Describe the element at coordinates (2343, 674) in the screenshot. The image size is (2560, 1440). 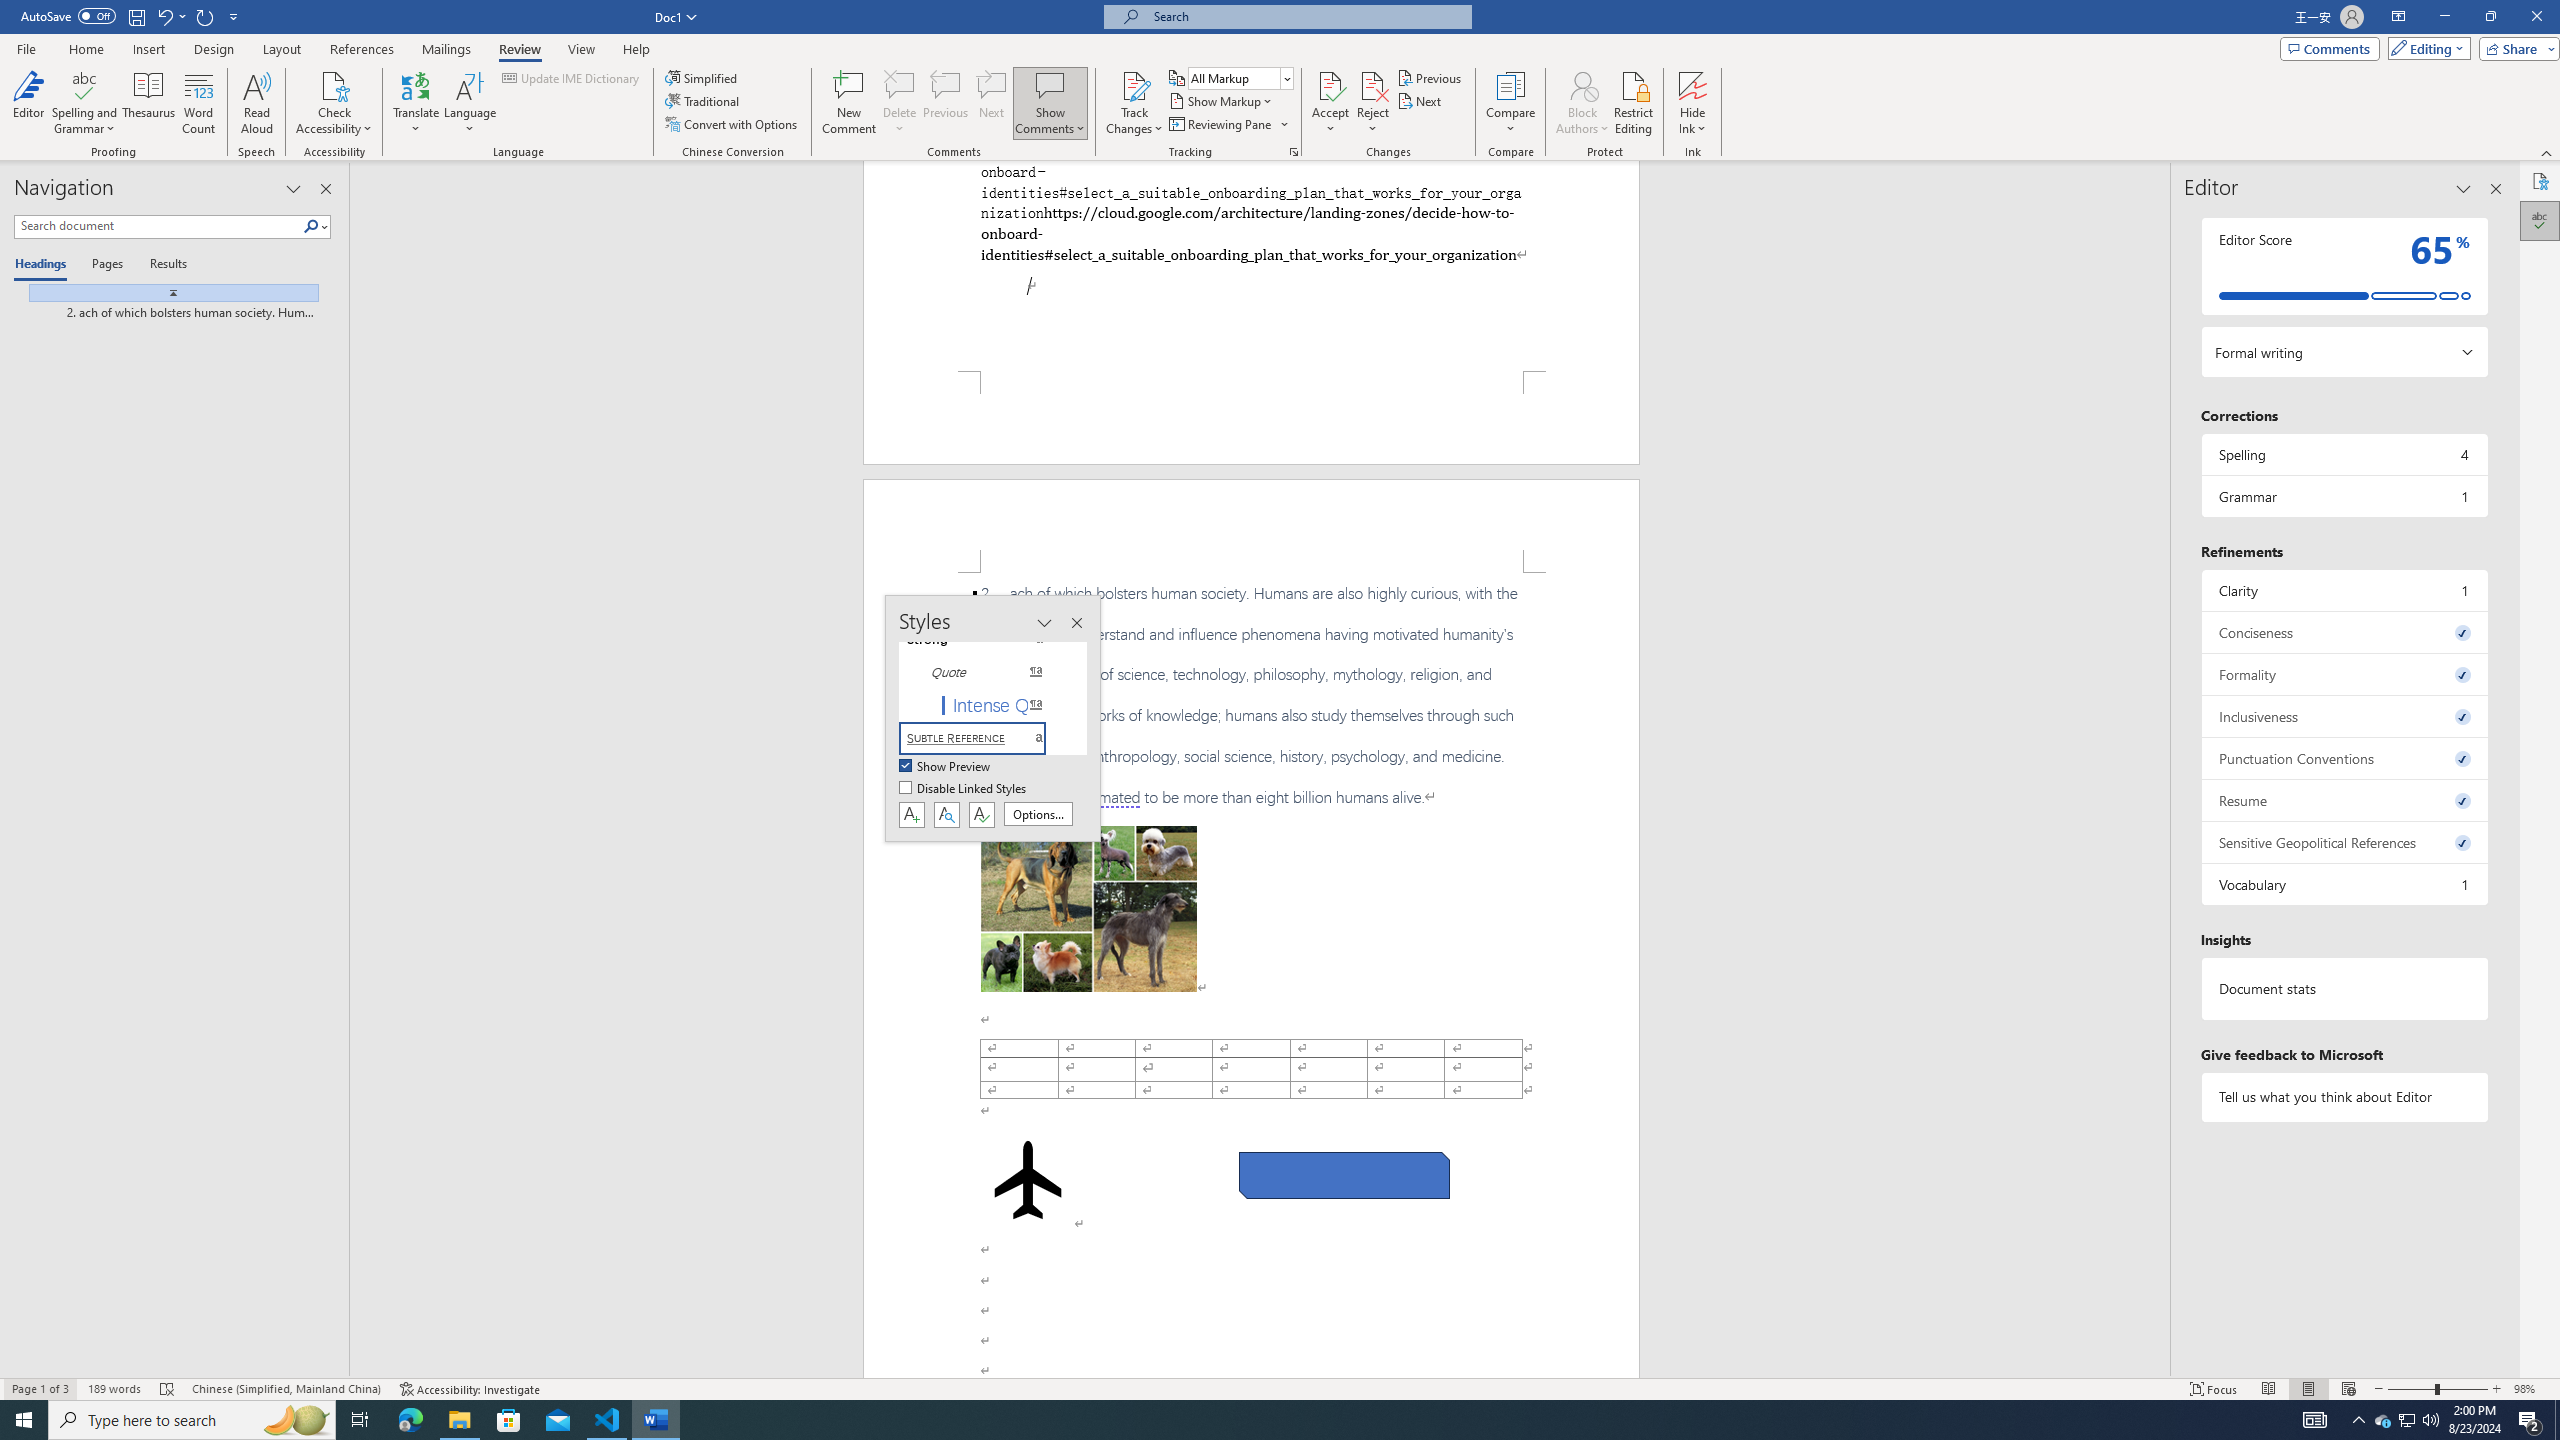
I see `'Formality, 0 issues. Press space or enter to review items.'` at that location.